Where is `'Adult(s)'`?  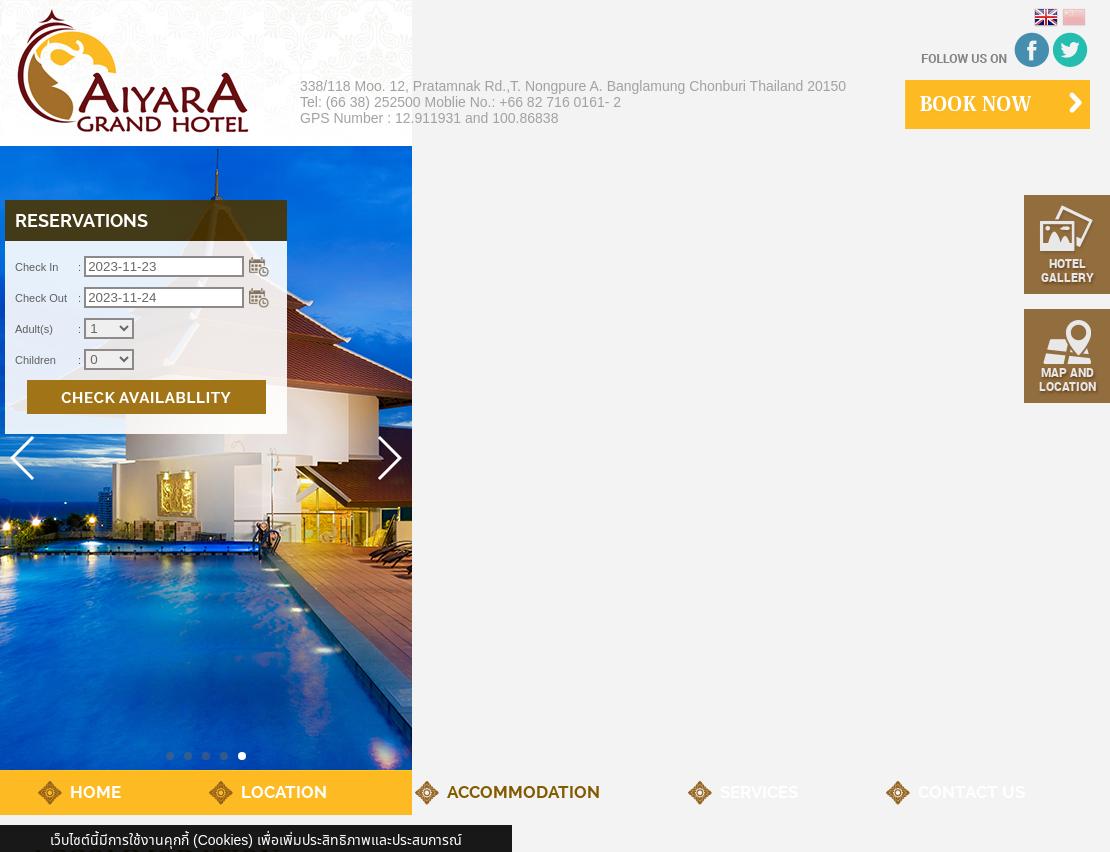 'Adult(s)' is located at coordinates (33, 329).